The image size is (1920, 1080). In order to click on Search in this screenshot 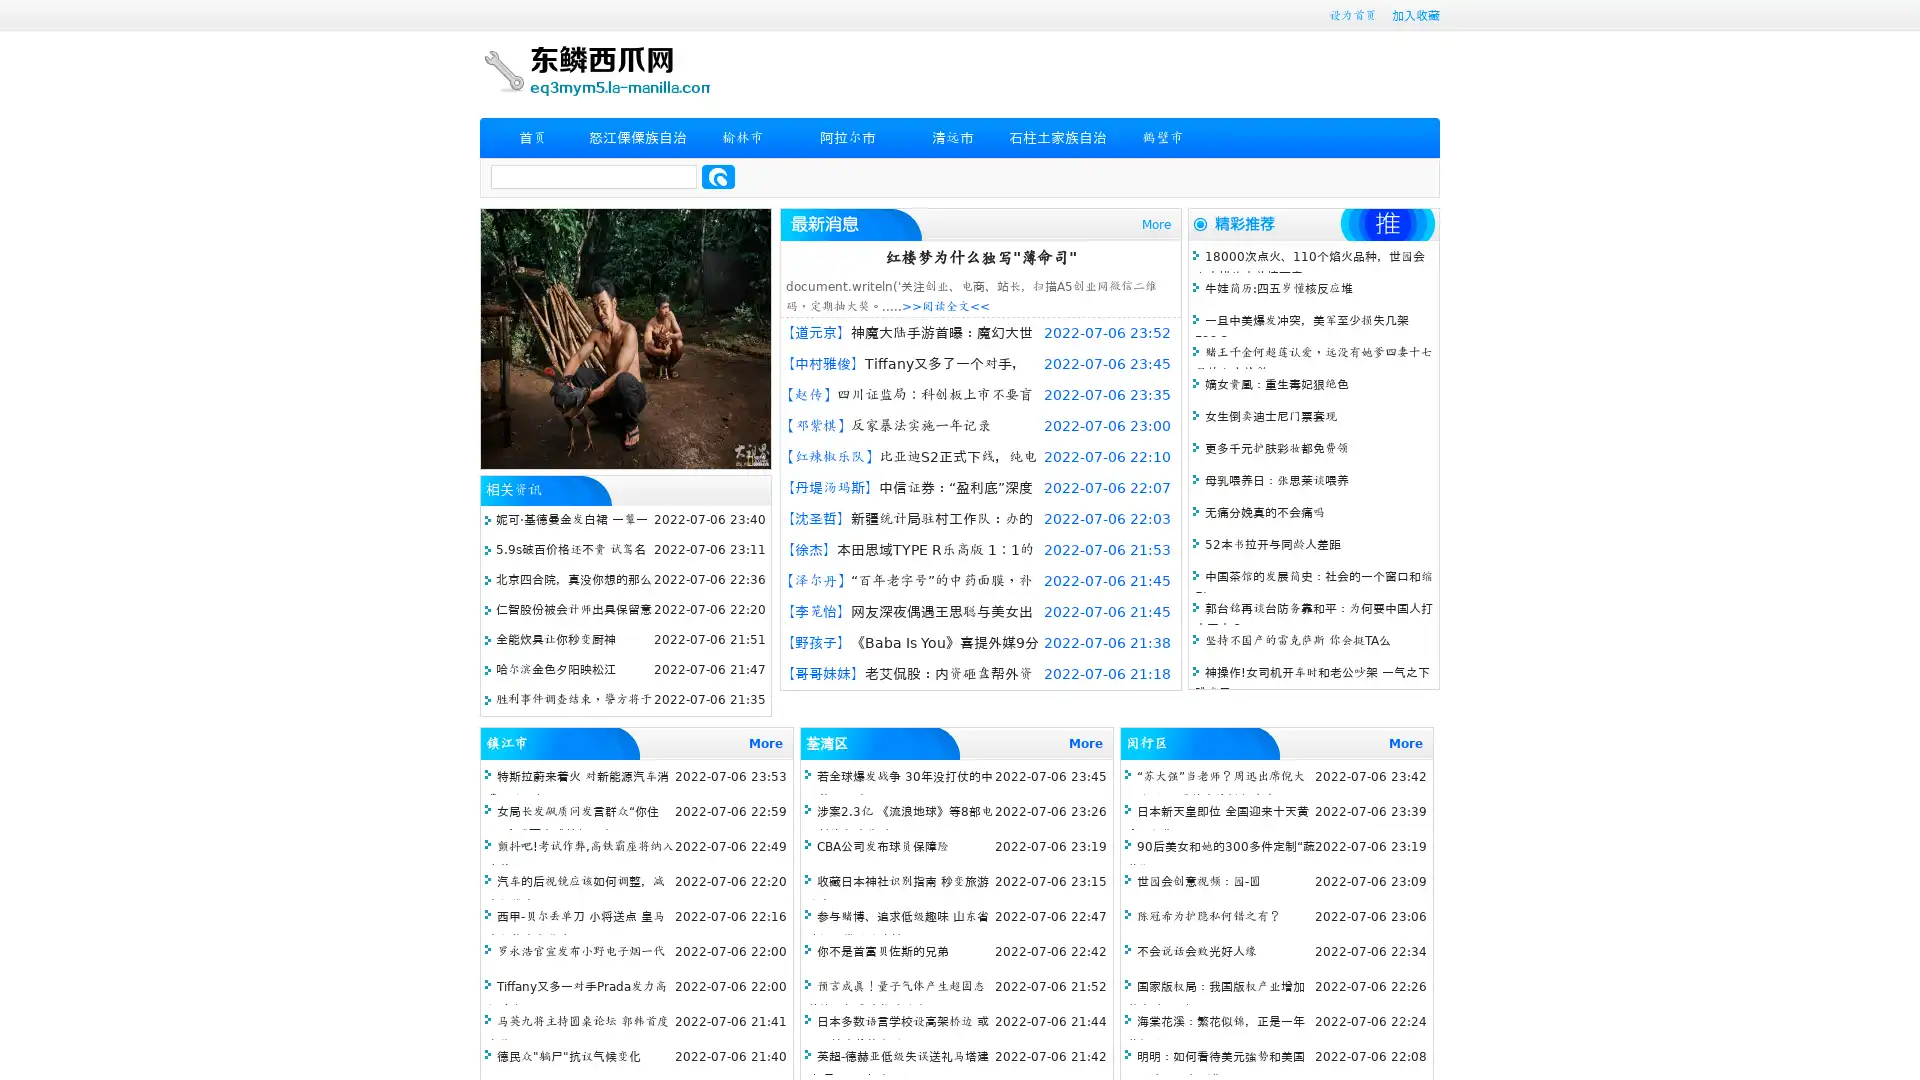, I will do `click(718, 176)`.